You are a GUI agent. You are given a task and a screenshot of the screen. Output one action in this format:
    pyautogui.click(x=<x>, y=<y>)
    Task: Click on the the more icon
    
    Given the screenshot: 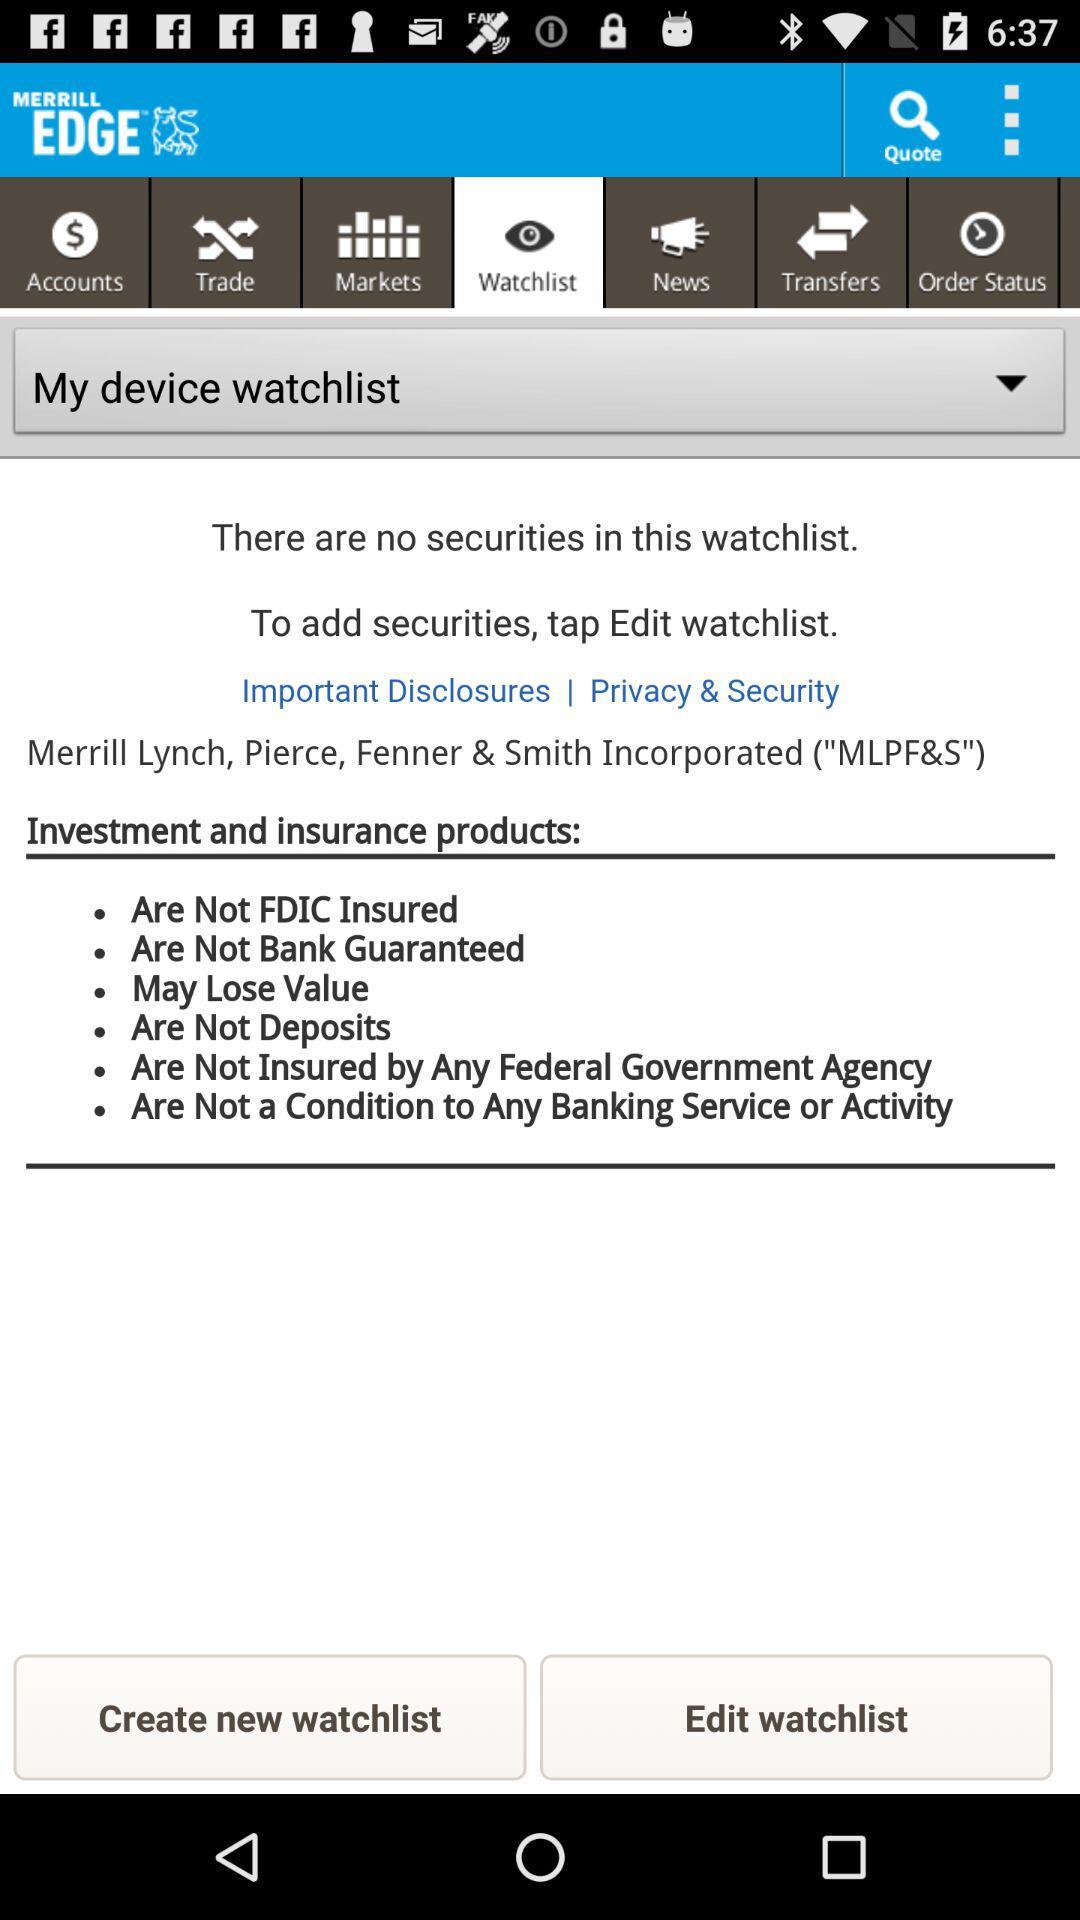 What is the action you would take?
    pyautogui.click(x=1018, y=127)
    